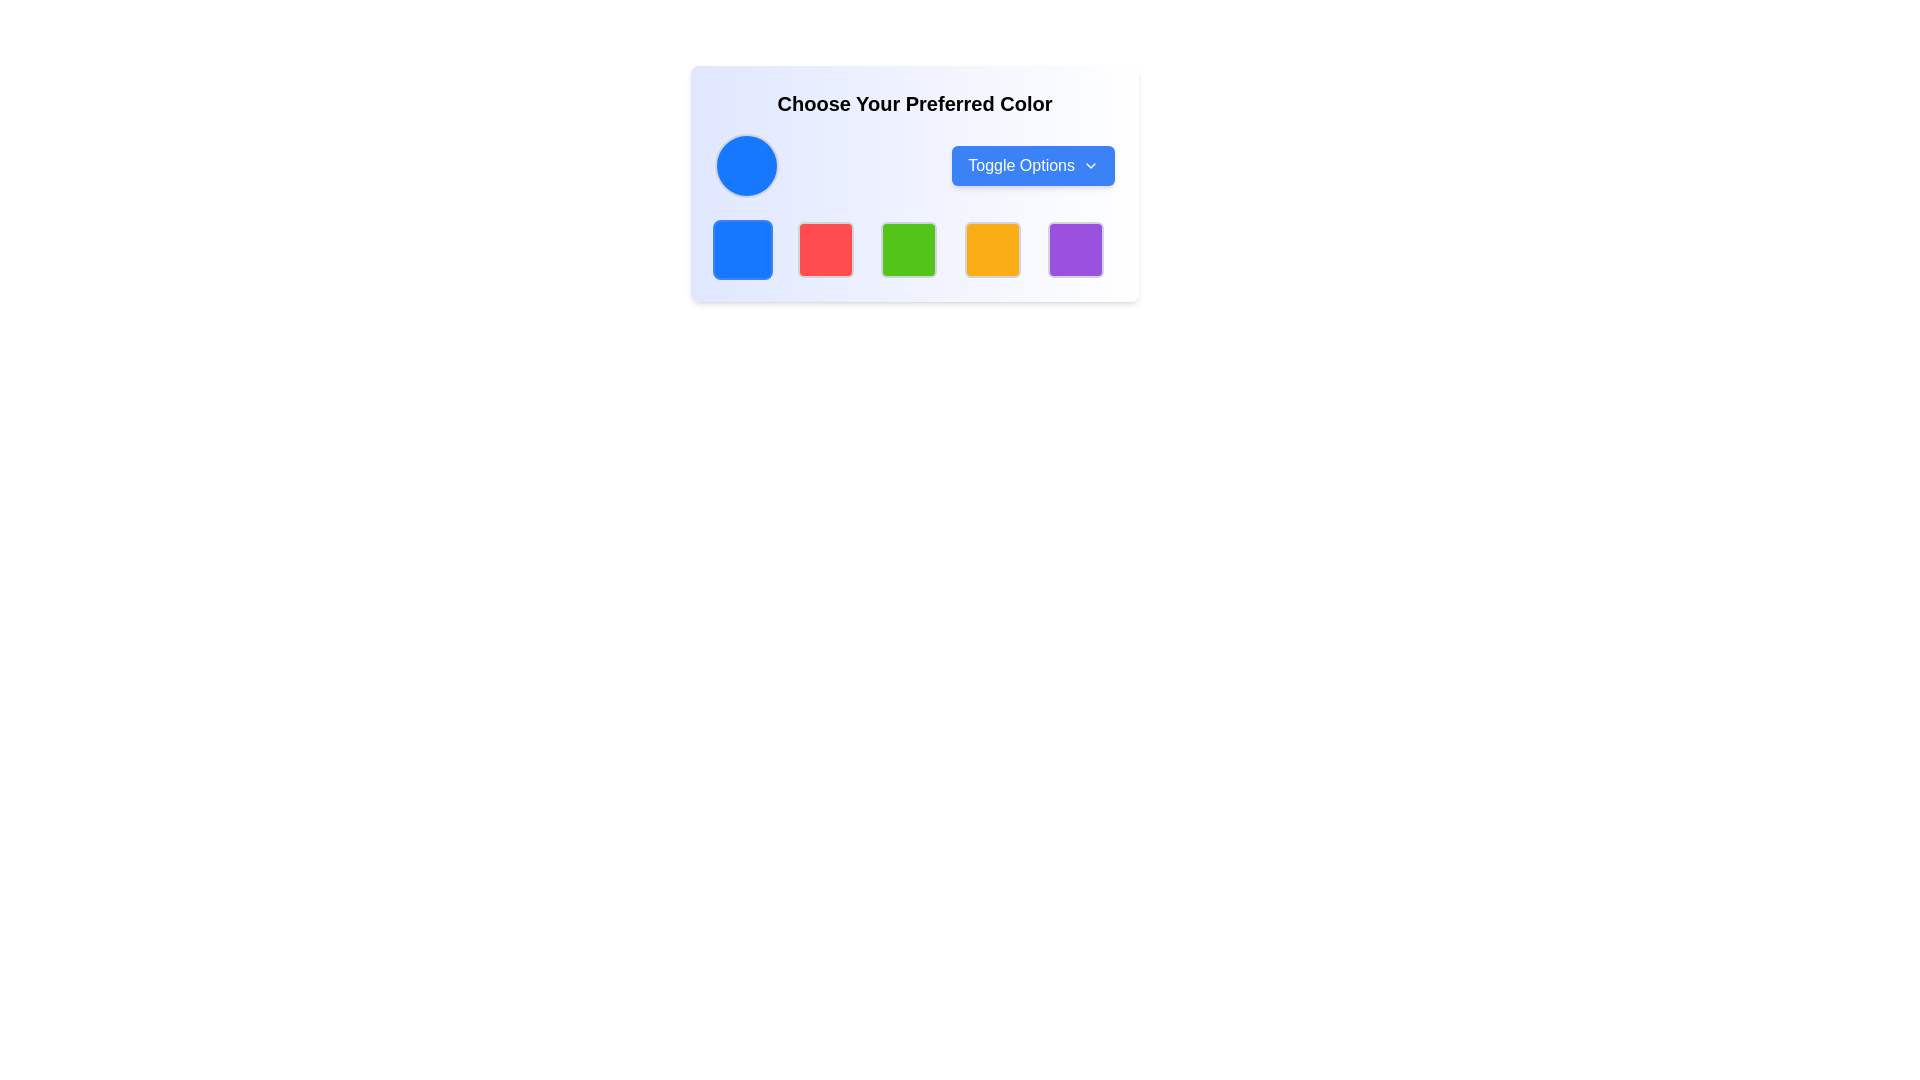  What do you see at coordinates (1089, 164) in the screenshot?
I see `the Chevron-down icon within the 'Toggle Options' button located in the upper-right corner of the selection-card interface` at bounding box center [1089, 164].